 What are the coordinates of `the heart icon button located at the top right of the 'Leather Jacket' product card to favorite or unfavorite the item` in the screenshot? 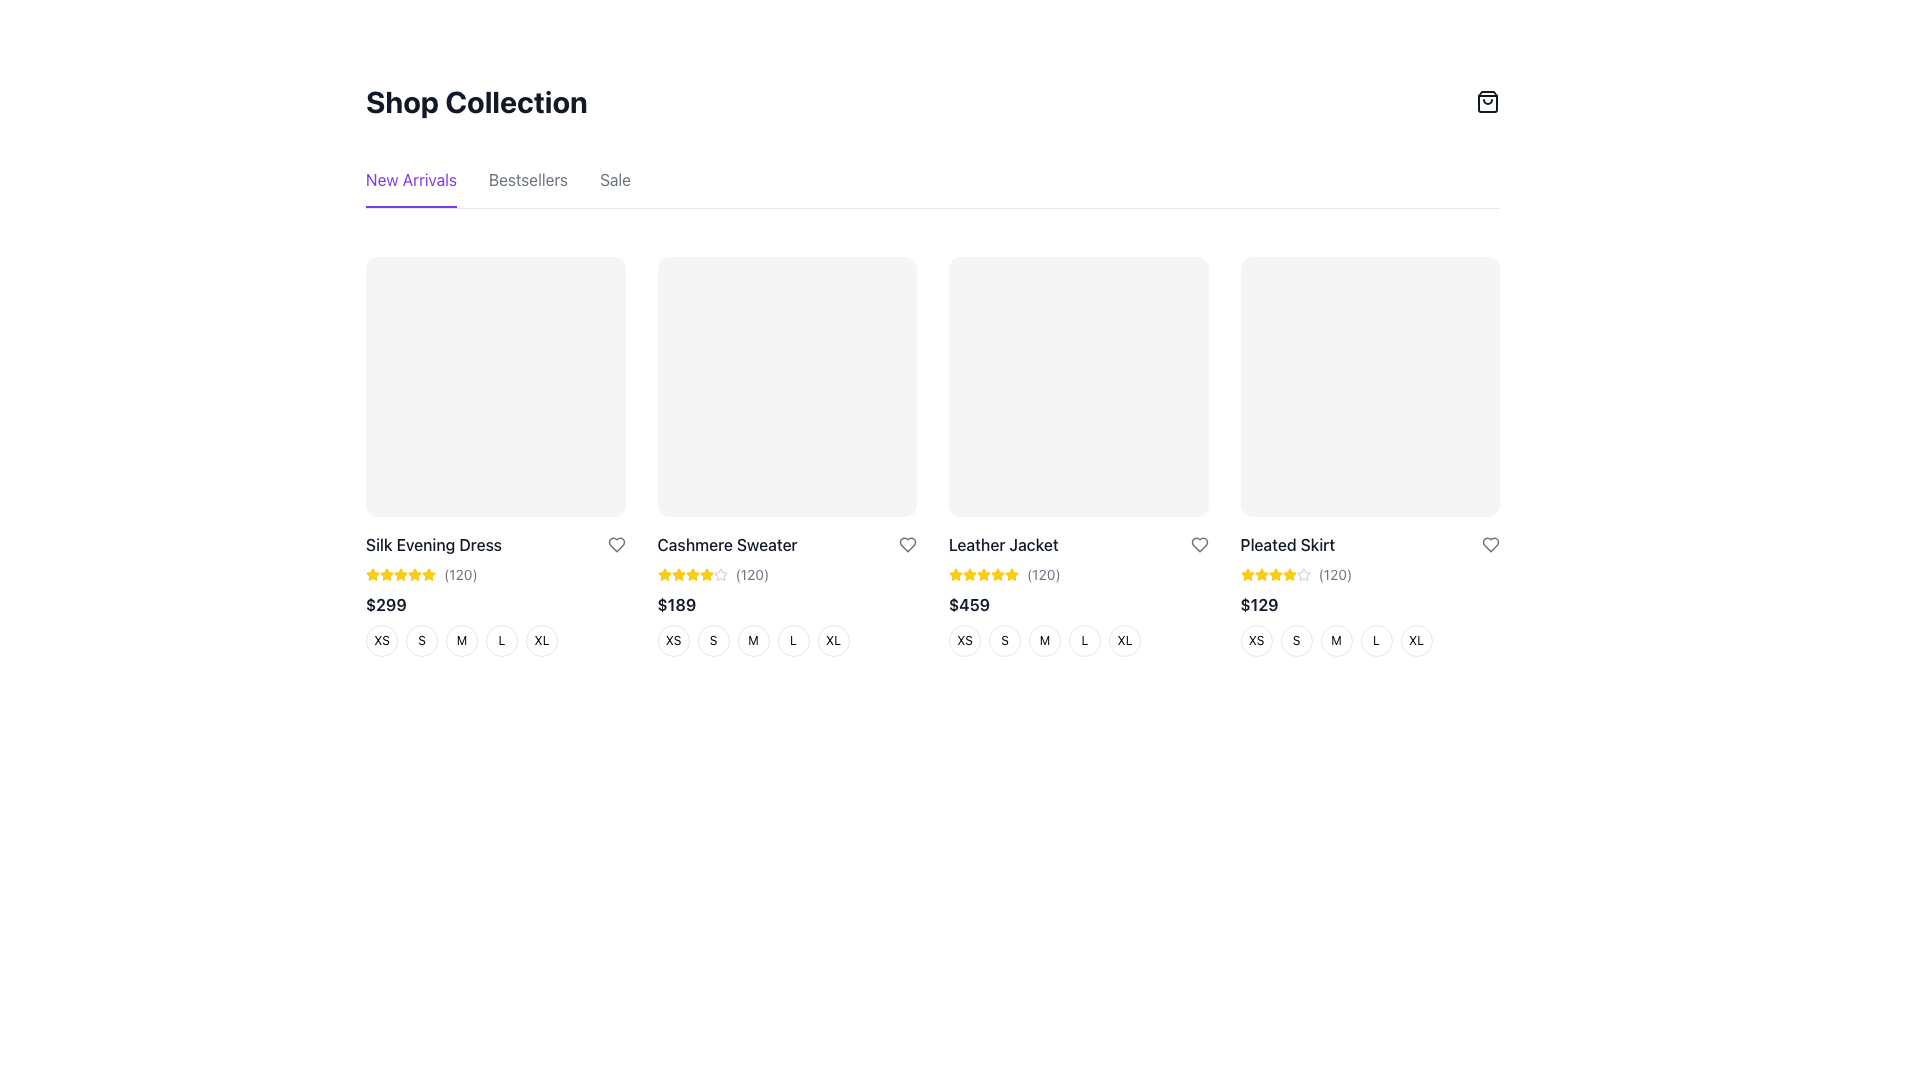 It's located at (1199, 544).